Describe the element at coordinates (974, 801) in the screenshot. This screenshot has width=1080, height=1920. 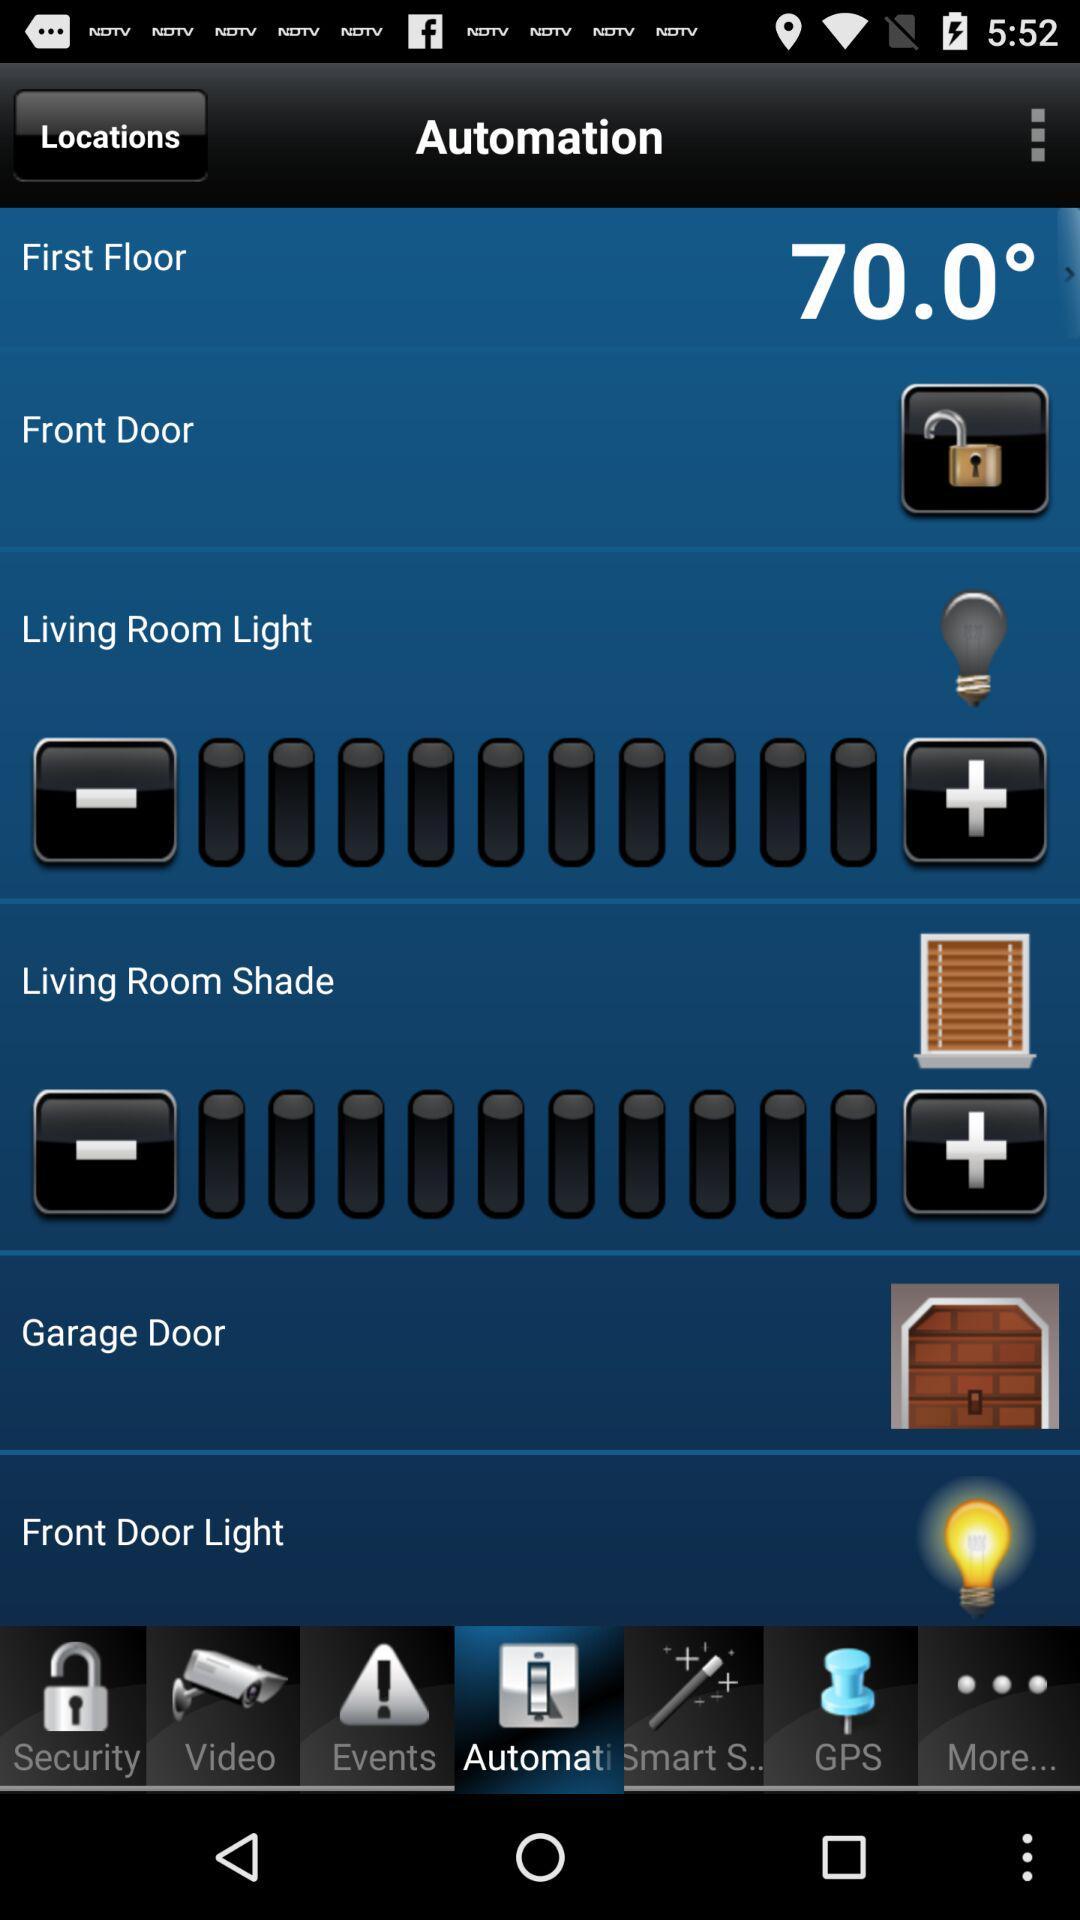
I see `increase light brightness` at that location.